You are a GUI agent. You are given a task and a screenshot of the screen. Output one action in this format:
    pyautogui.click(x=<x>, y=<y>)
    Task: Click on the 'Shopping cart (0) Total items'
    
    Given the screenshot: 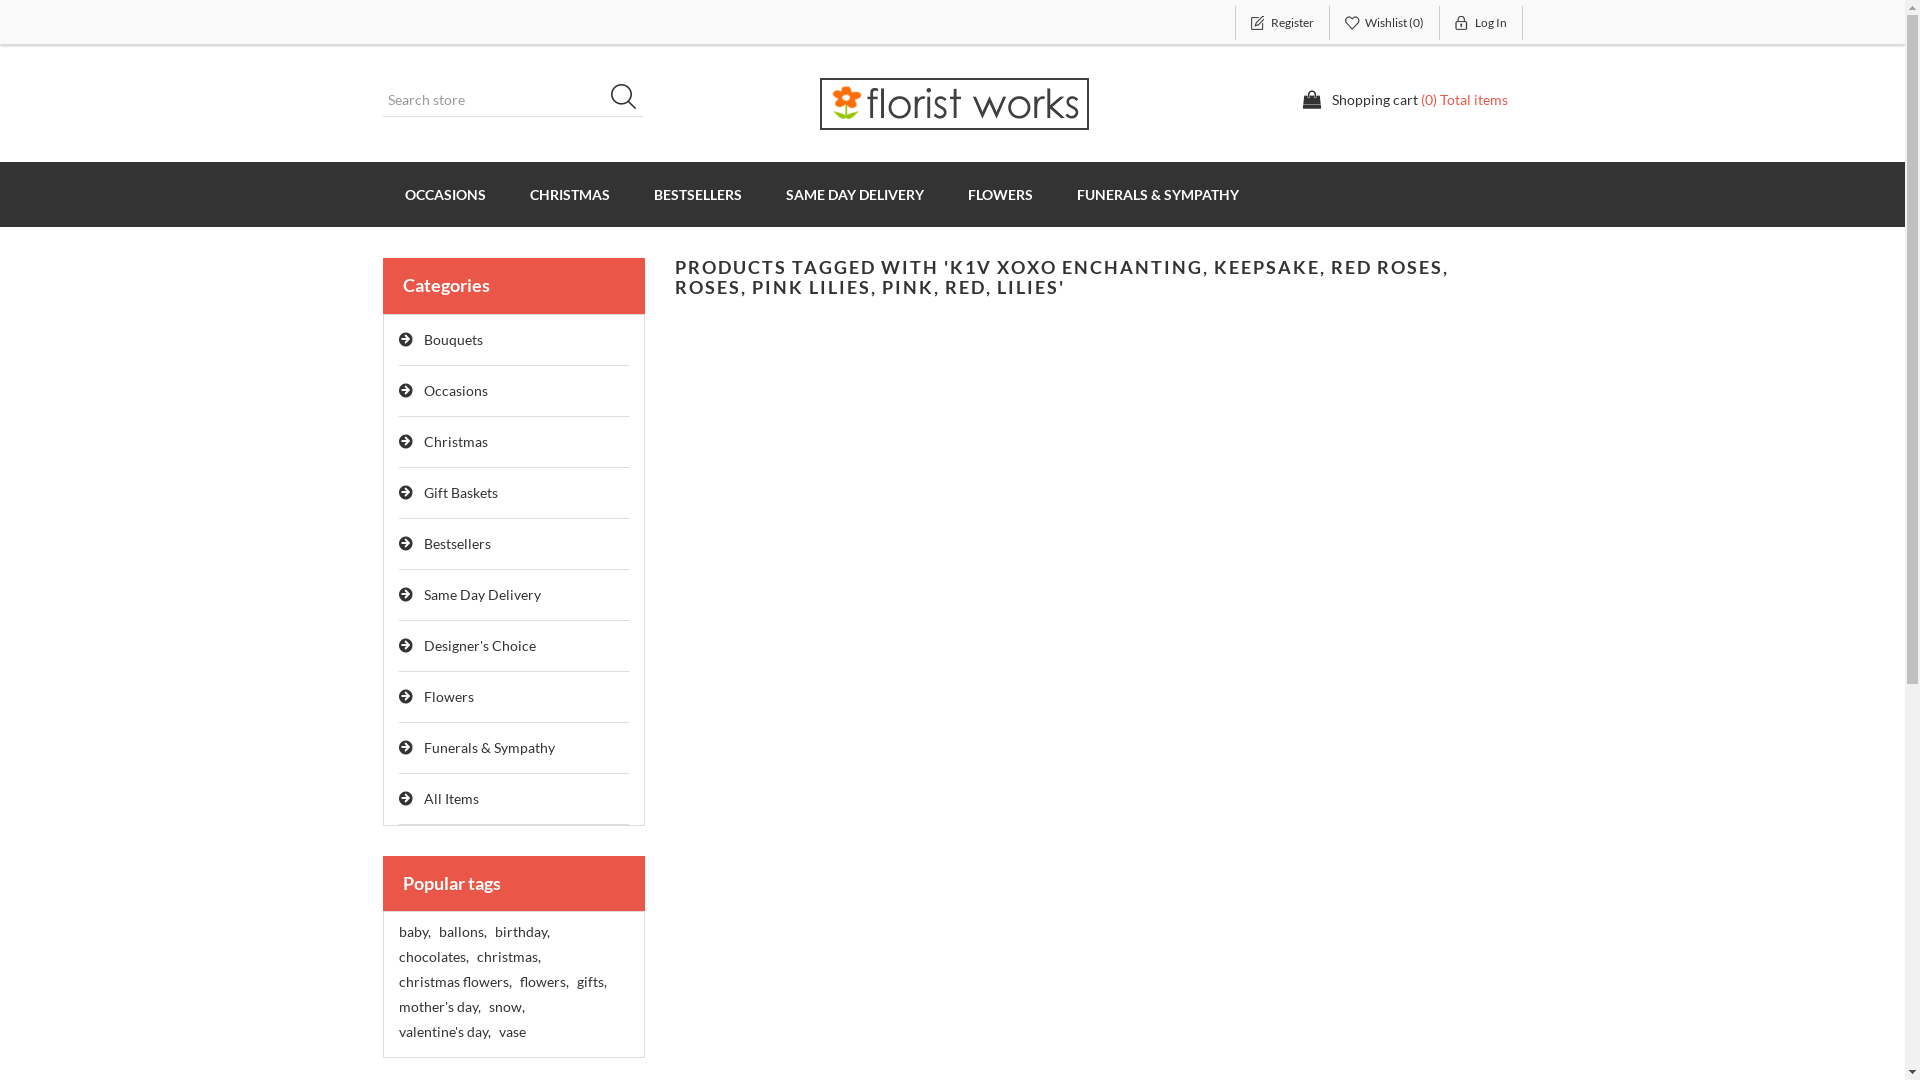 What is the action you would take?
    pyautogui.click(x=1301, y=100)
    